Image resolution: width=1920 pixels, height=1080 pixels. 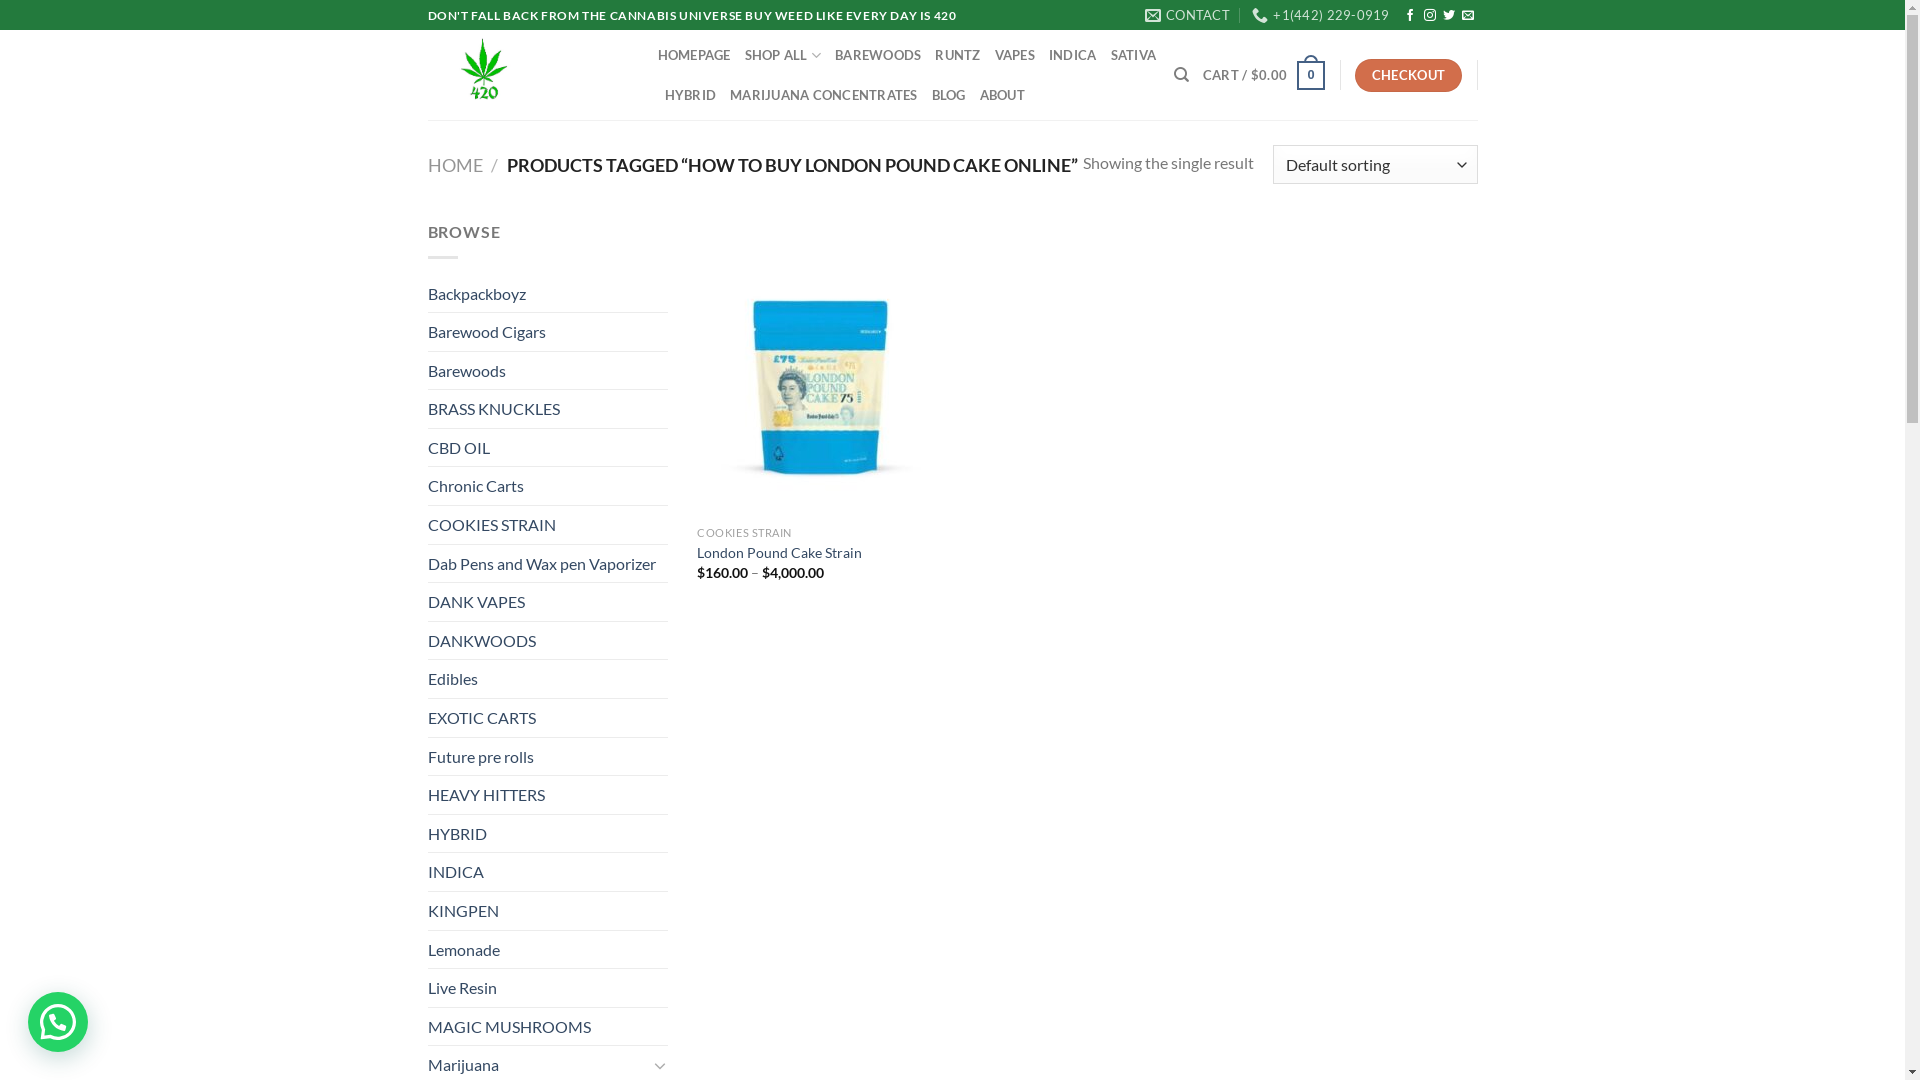 What do you see at coordinates (690, 95) in the screenshot?
I see `'HYBRID'` at bounding box center [690, 95].